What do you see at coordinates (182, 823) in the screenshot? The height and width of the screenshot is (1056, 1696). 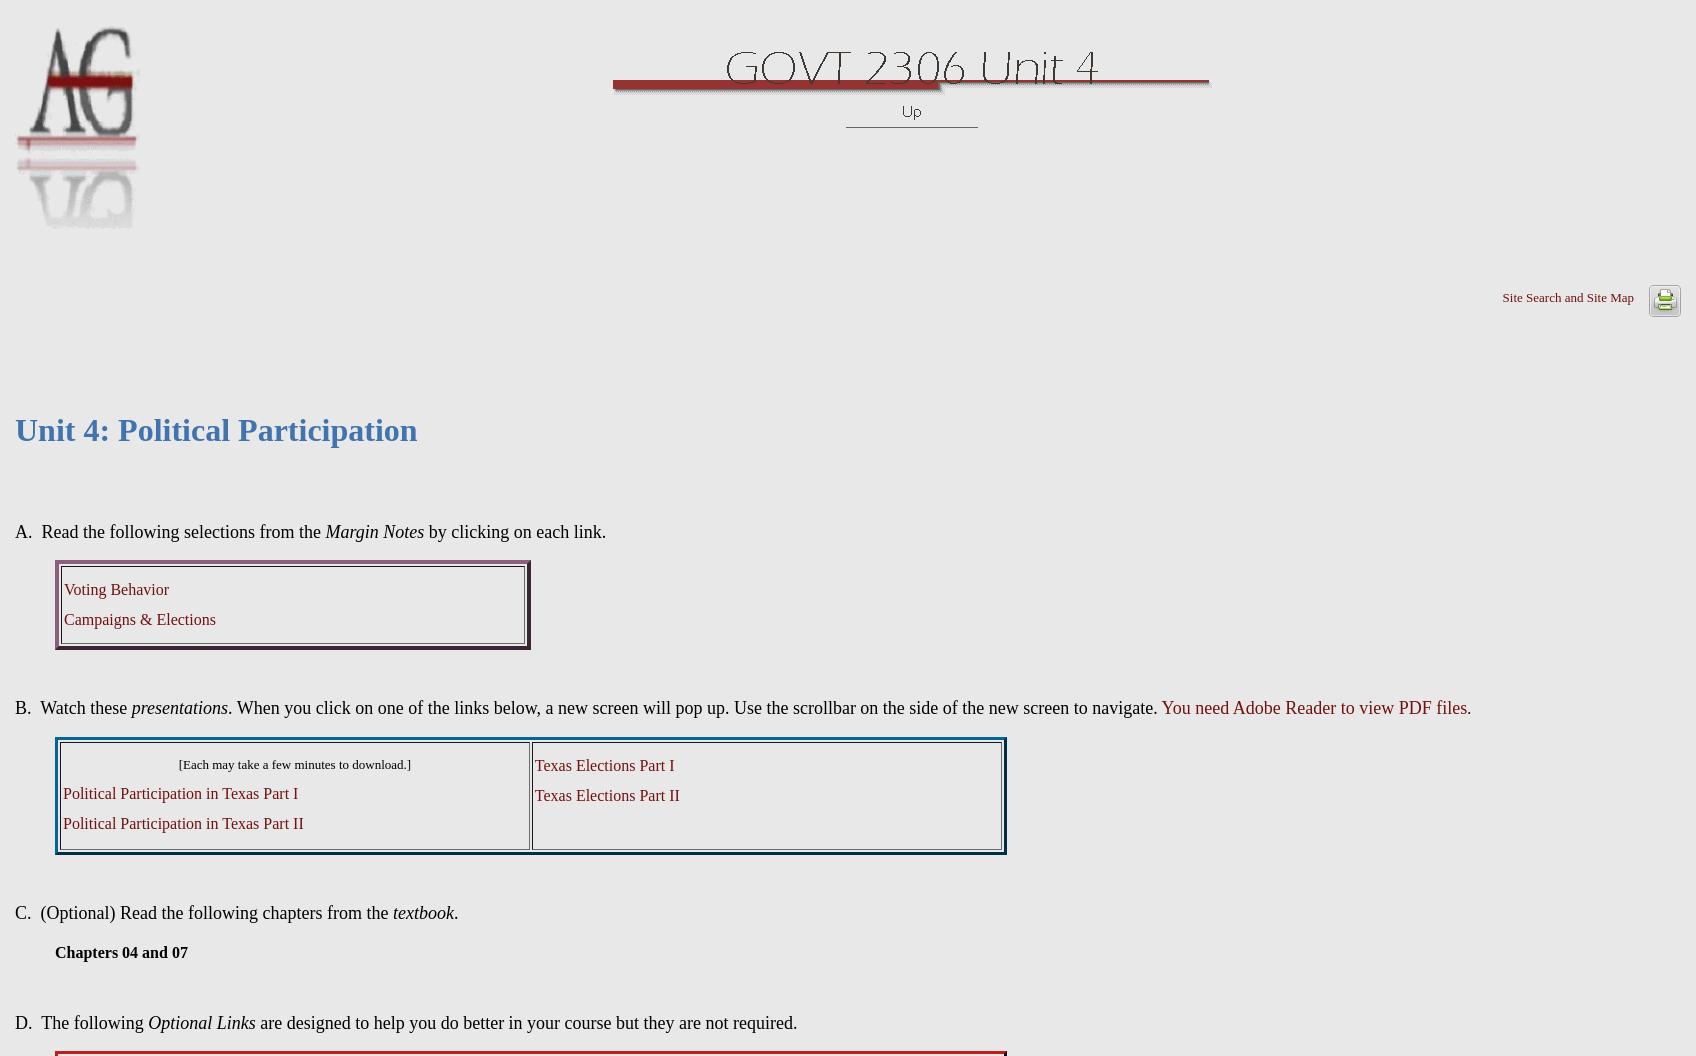 I see `'Political Participation 
in Texas Part II'` at bounding box center [182, 823].